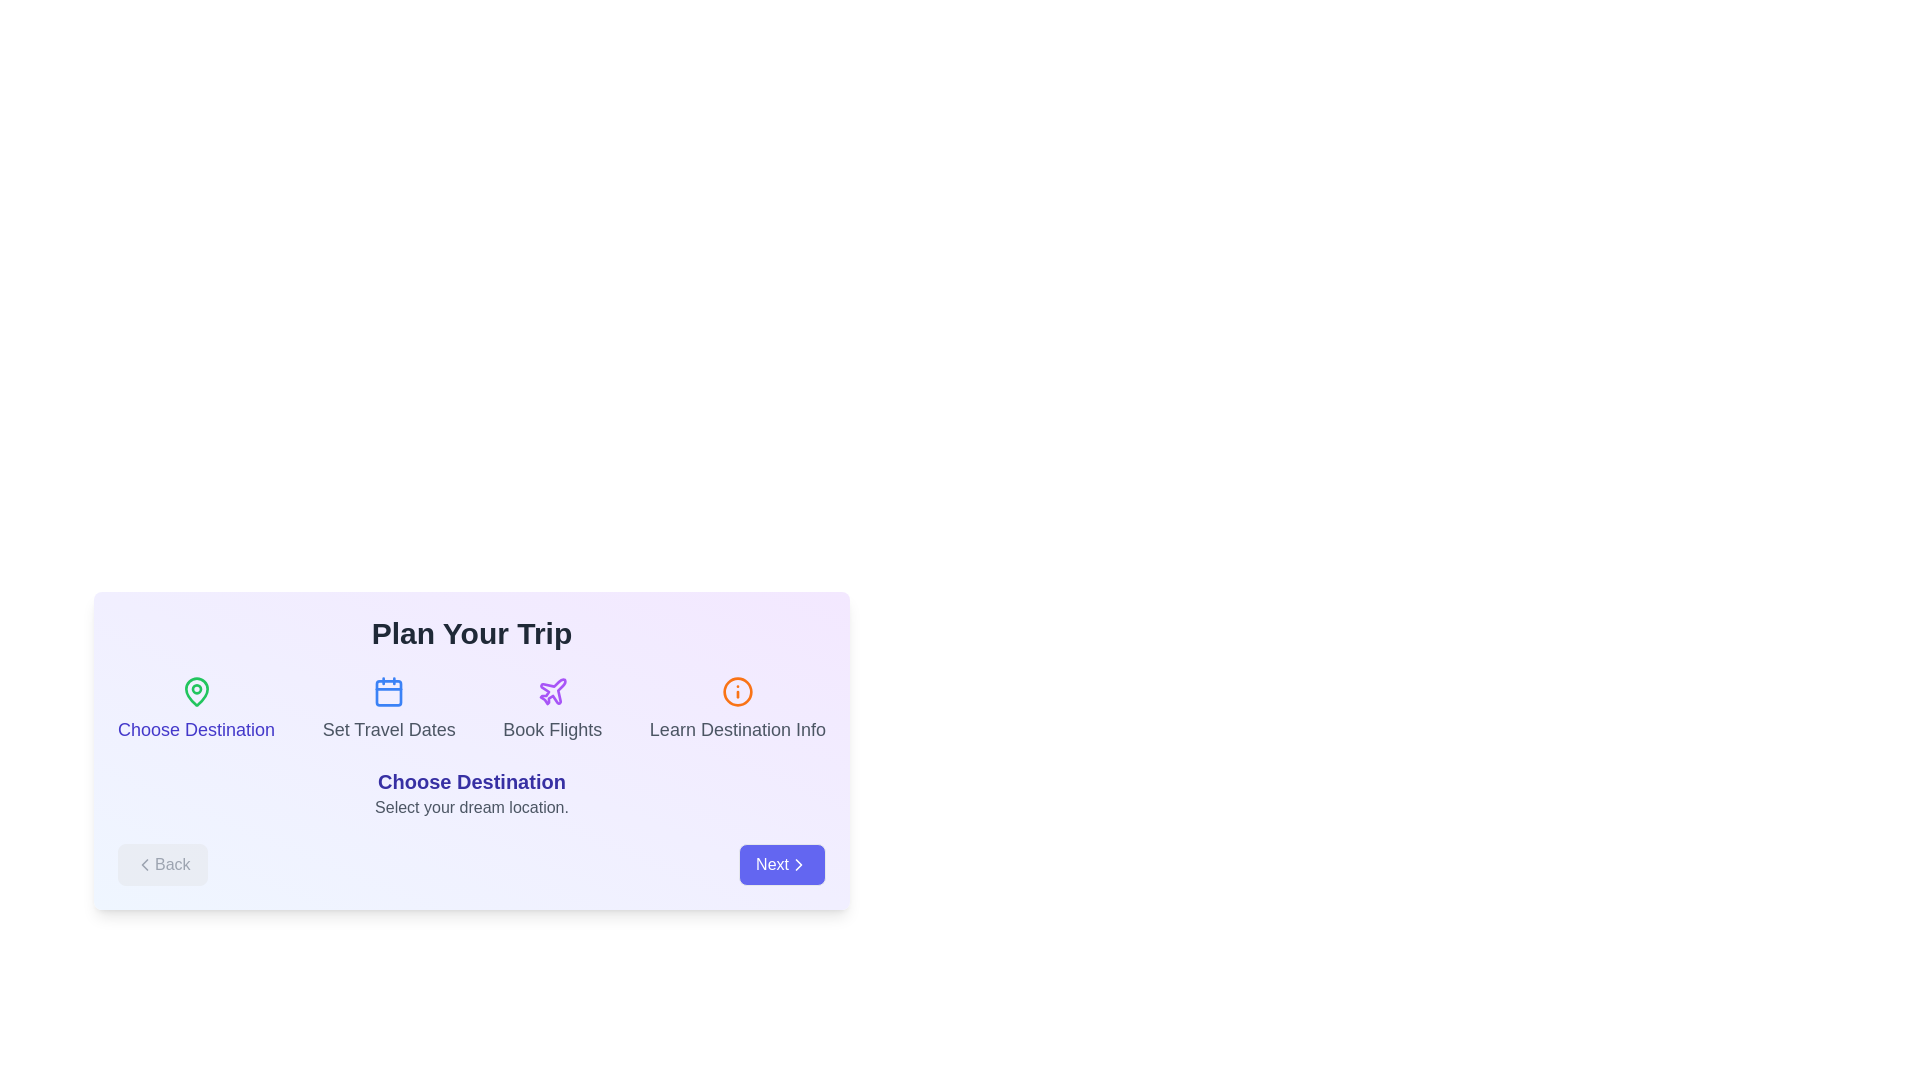 The height and width of the screenshot is (1080, 1920). What do you see at coordinates (196, 690) in the screenshot?
I see `the icon representing the option to choose a location or destination for a trip, located at the leftmost position in the 'Plan Your Trip' section, above the label 'Choose Destination'` at bounding box center [196, 690].